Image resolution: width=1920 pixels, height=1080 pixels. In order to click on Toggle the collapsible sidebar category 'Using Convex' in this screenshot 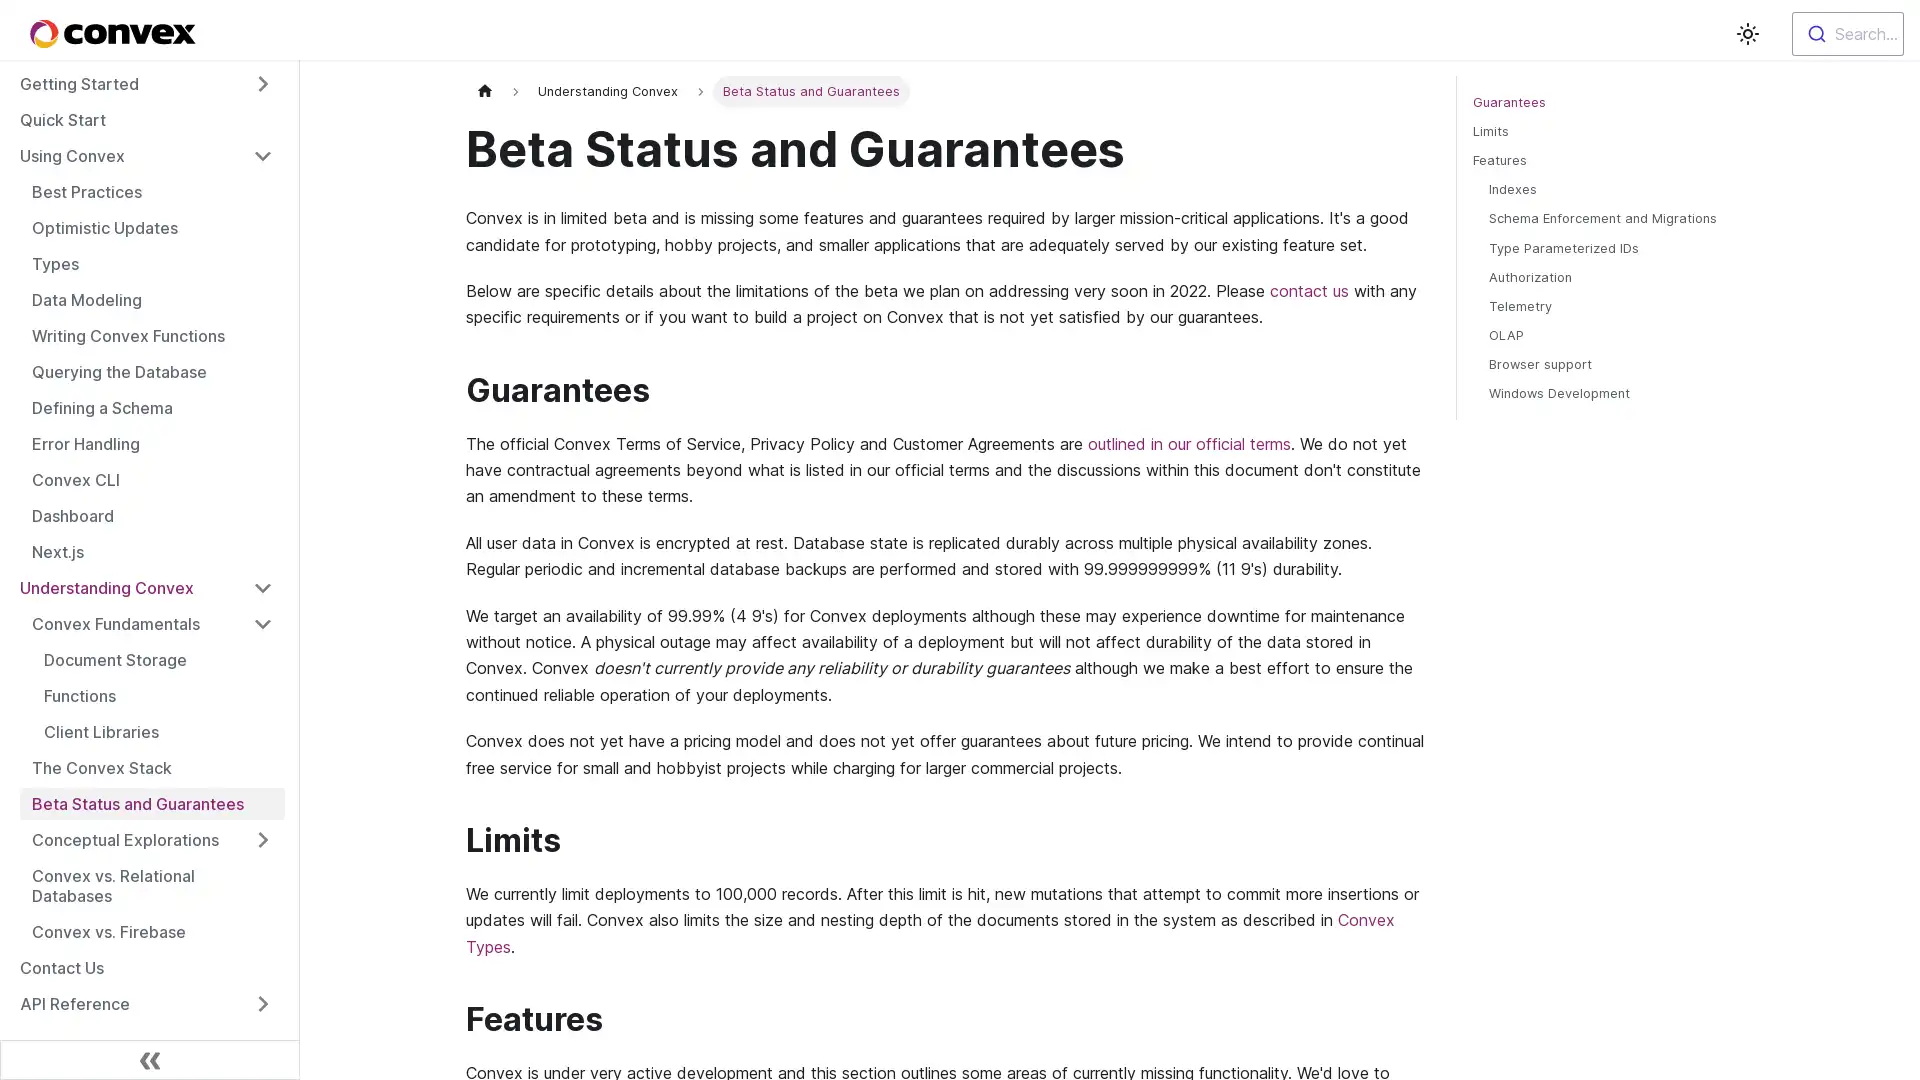, I will do `click(262, 154)`.